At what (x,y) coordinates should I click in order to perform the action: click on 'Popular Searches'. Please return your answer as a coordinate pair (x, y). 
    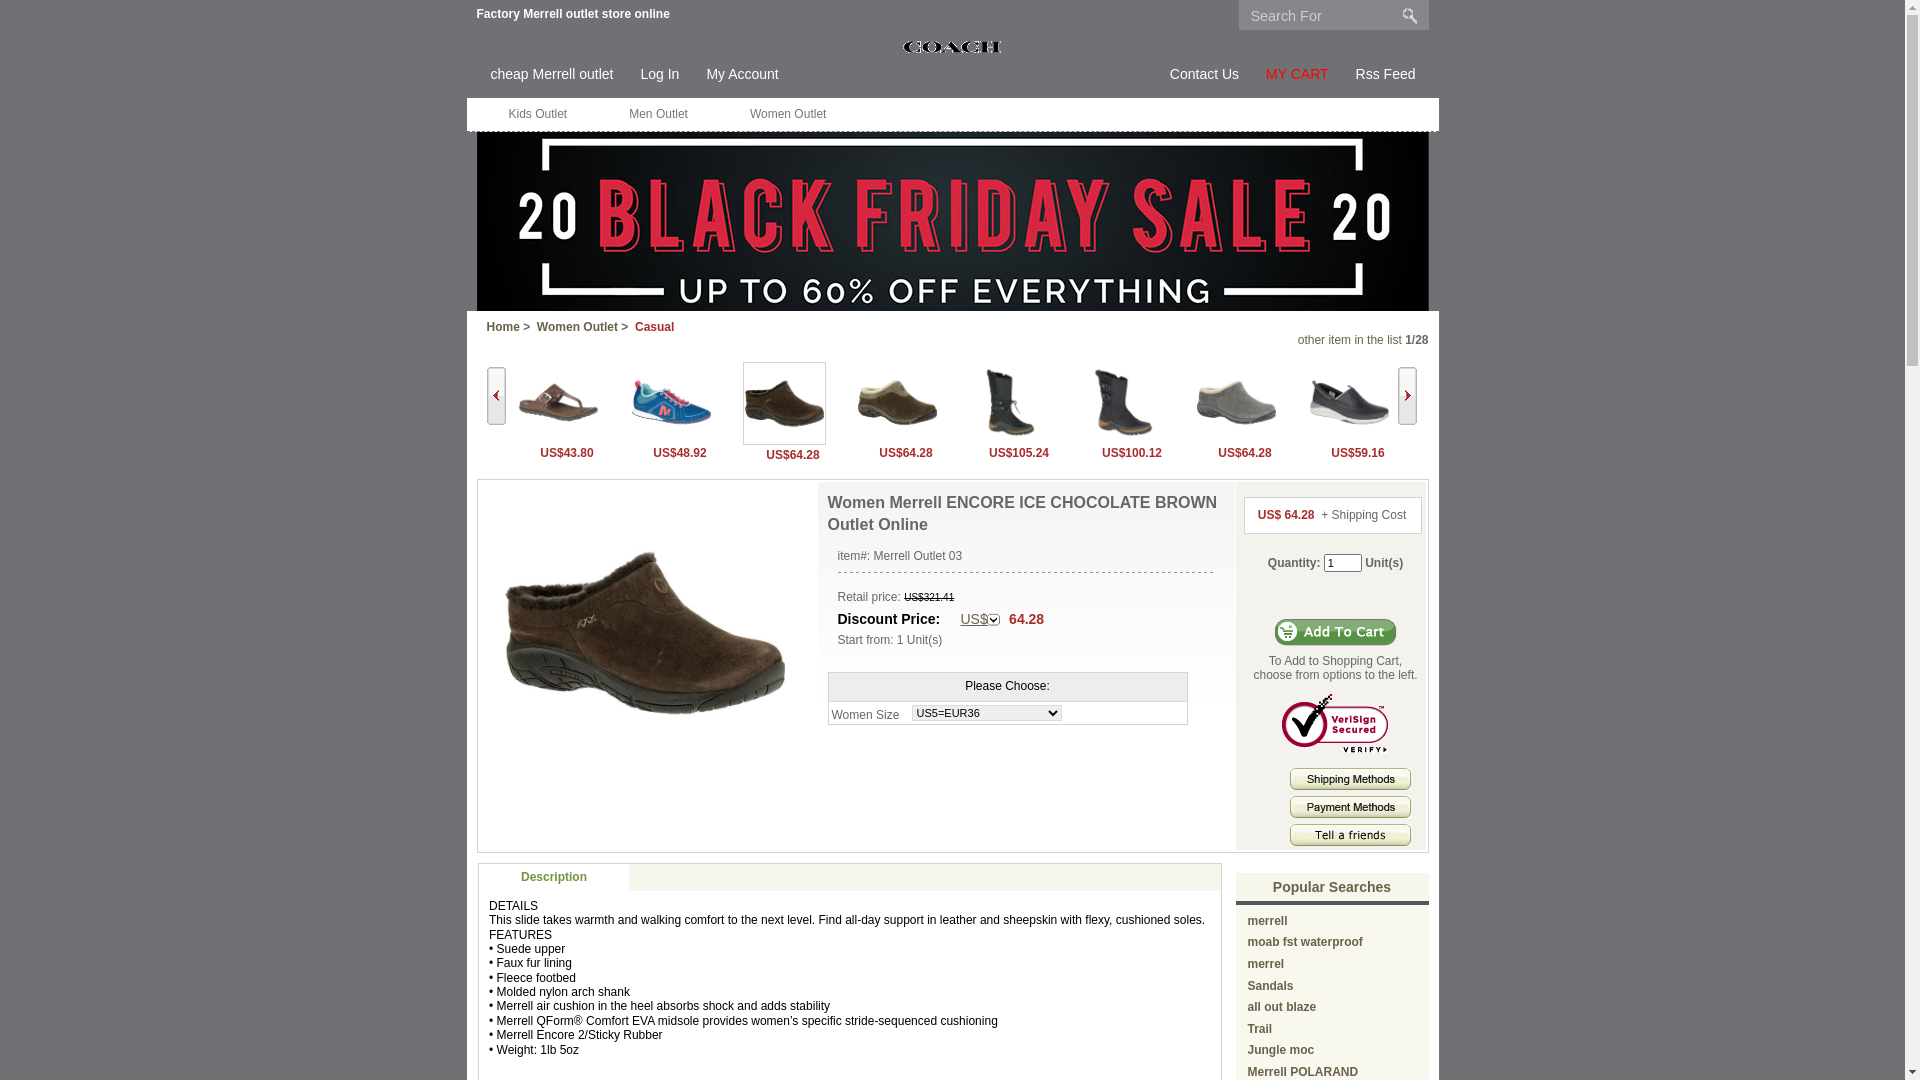
    Looking at the image, I should click on (1331, 886).